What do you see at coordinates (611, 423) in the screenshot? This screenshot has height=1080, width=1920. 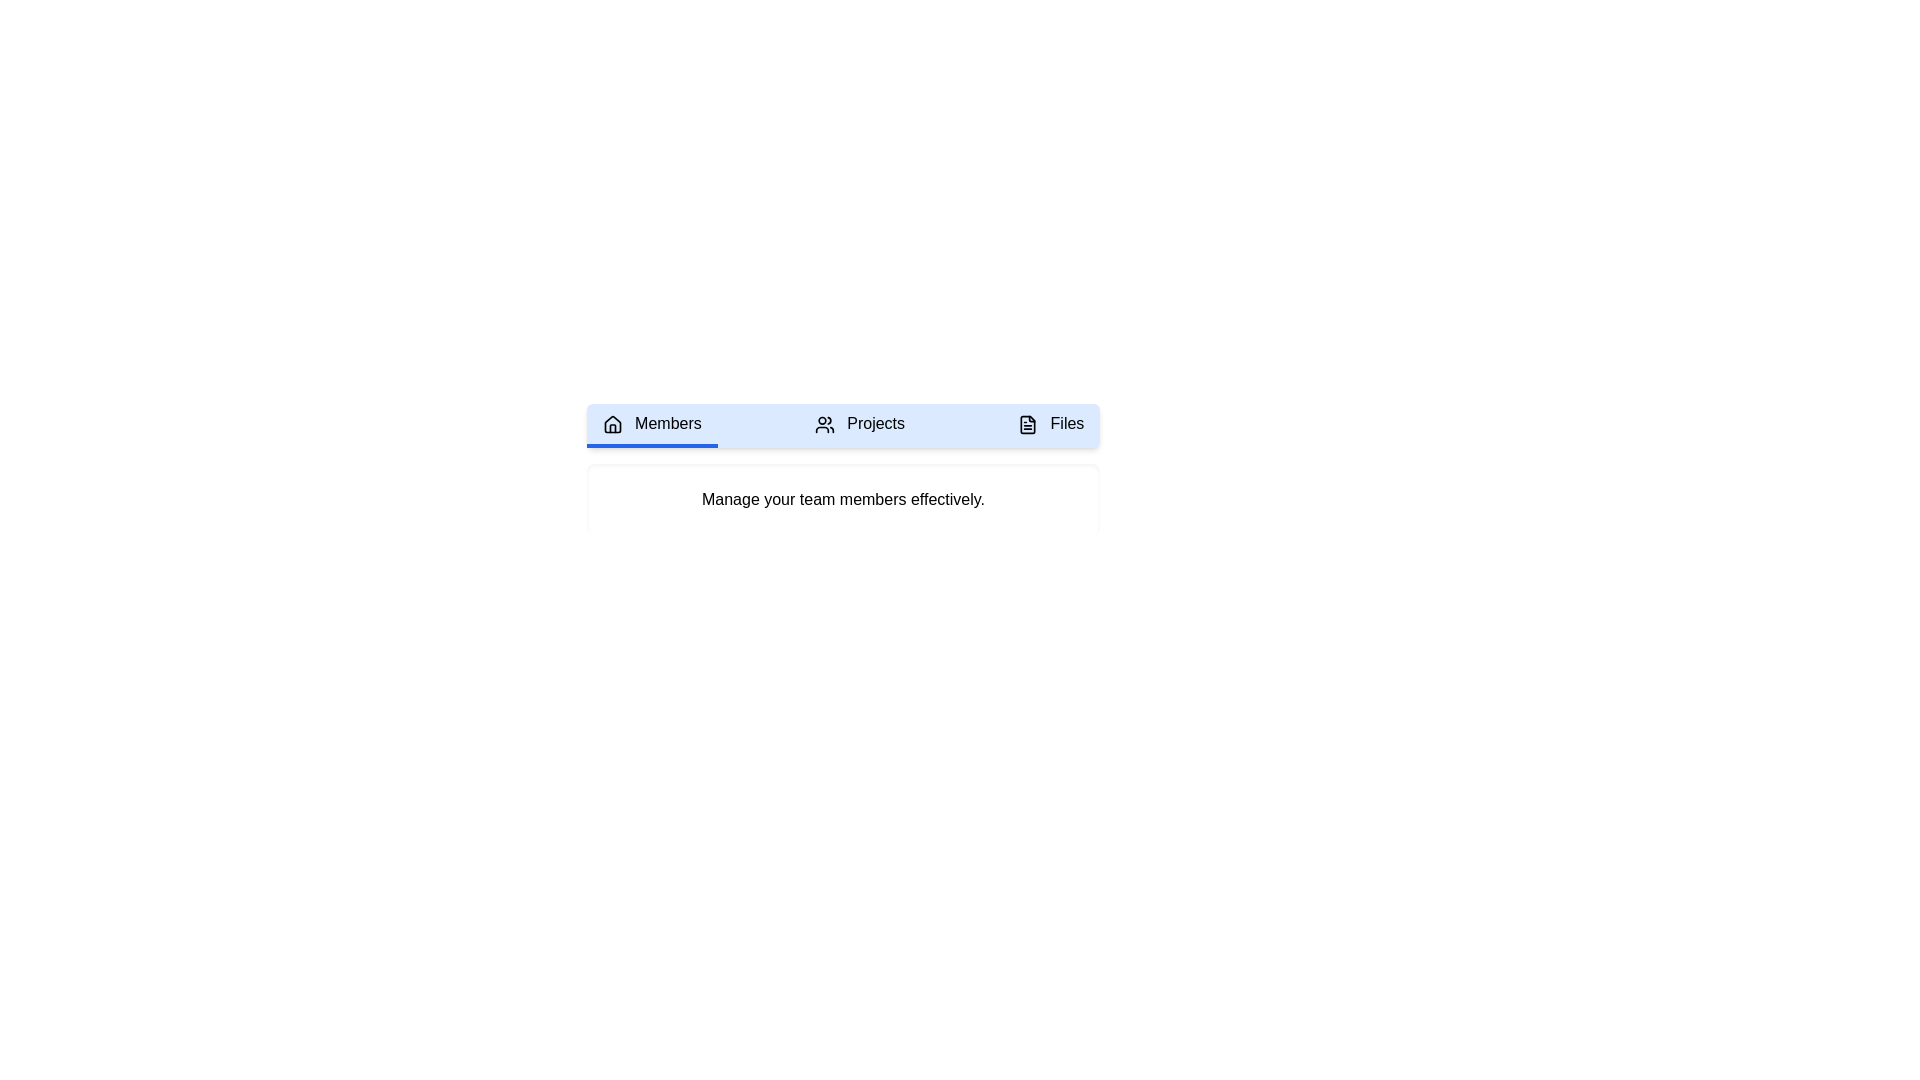 I see `the 'Members' icon located at the top center of the interface, positioned to the left of the label text 'Members'` at bounding box center [611, 423].